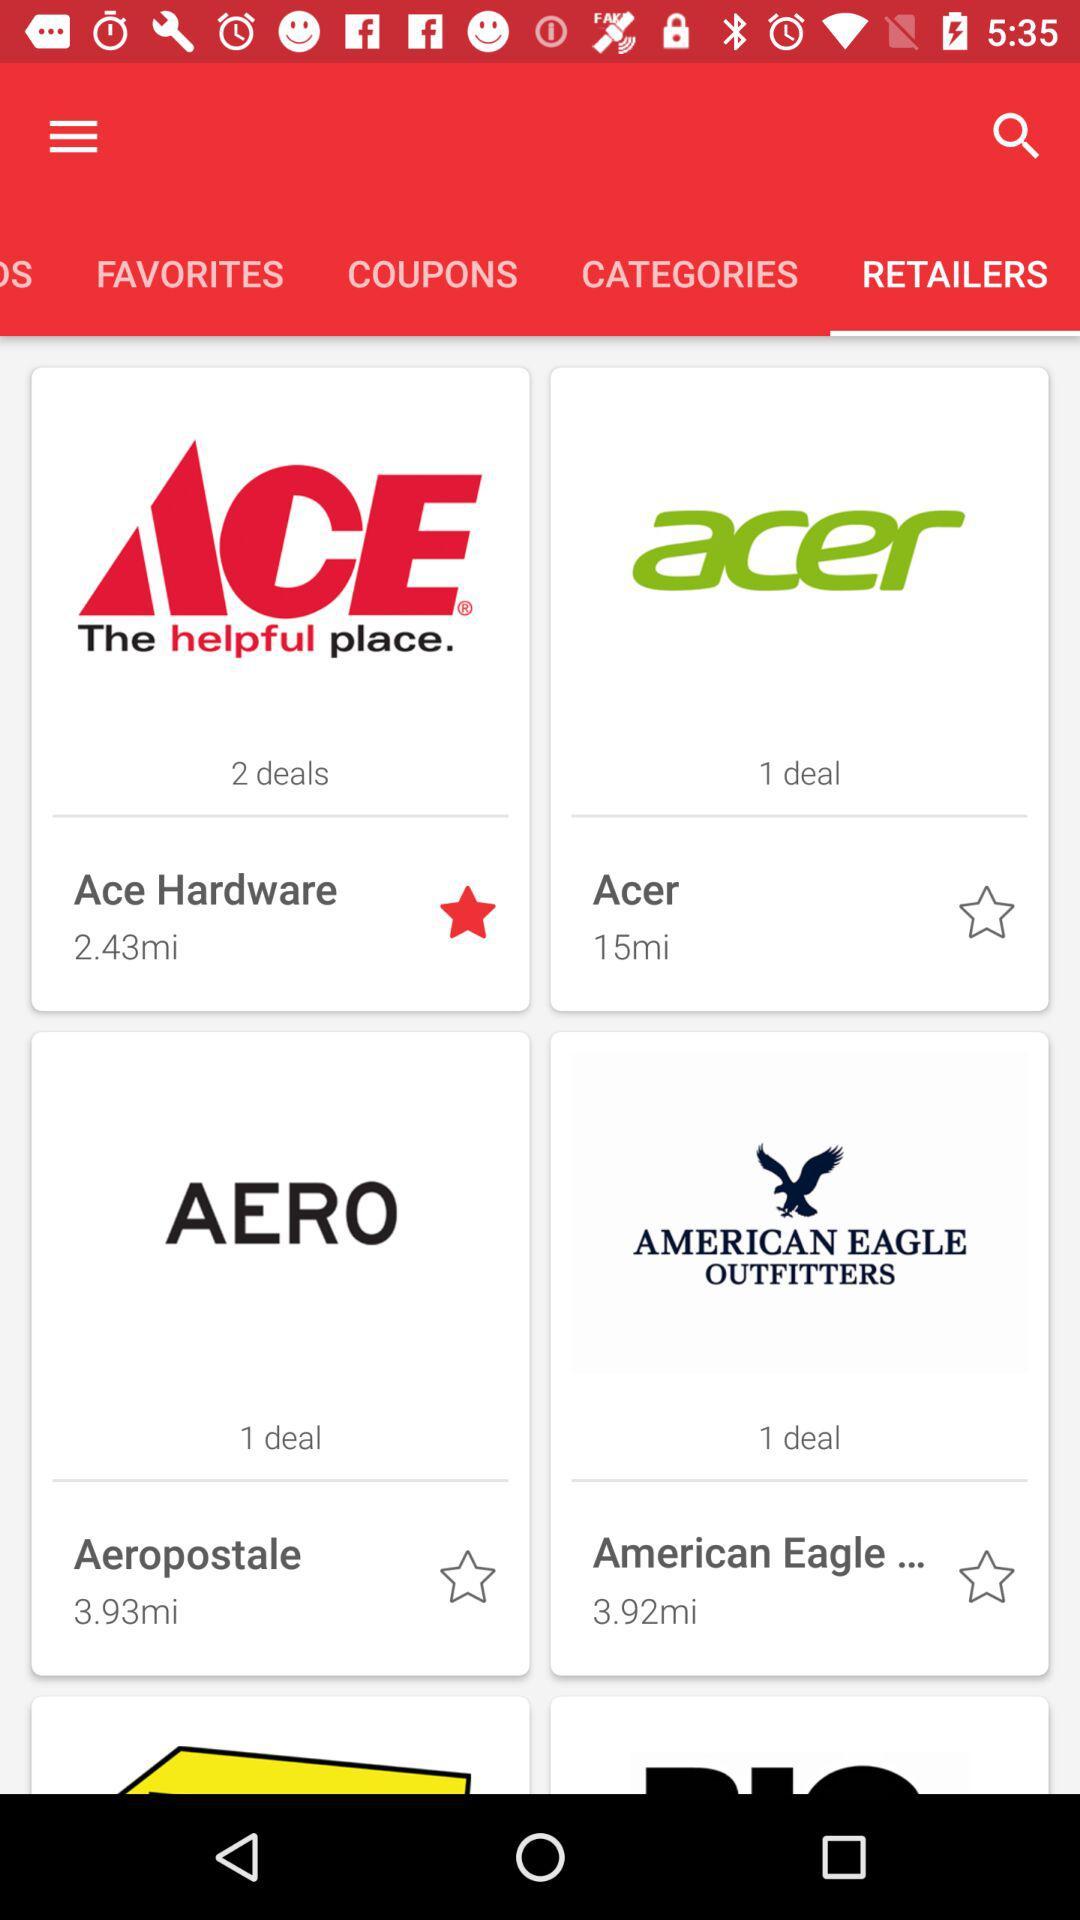 The image size is (1080, 1920). I want to click on a button for adding to favorites, so click(471, 916).